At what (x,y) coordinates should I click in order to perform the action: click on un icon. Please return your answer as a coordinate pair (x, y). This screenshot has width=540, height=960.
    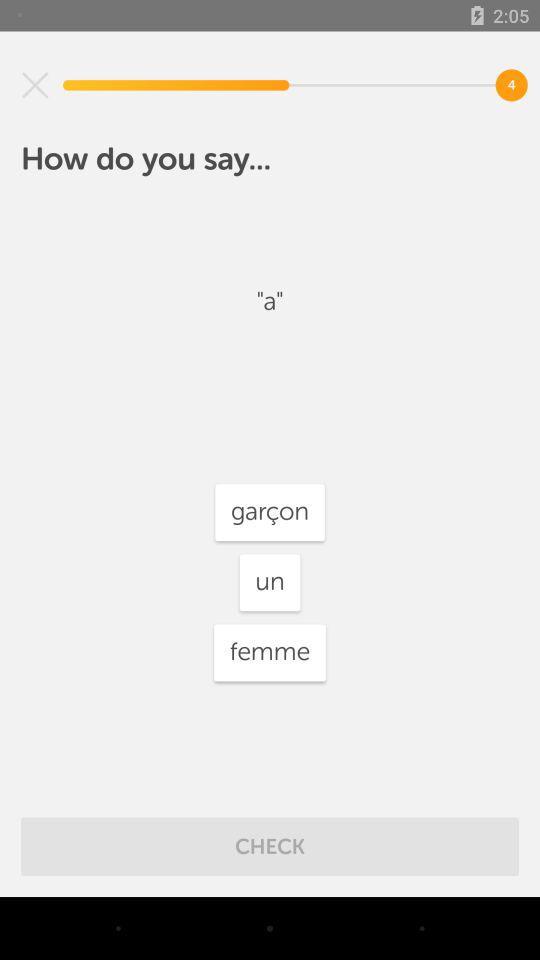
    Looking at the image, I should click on (270, 582).